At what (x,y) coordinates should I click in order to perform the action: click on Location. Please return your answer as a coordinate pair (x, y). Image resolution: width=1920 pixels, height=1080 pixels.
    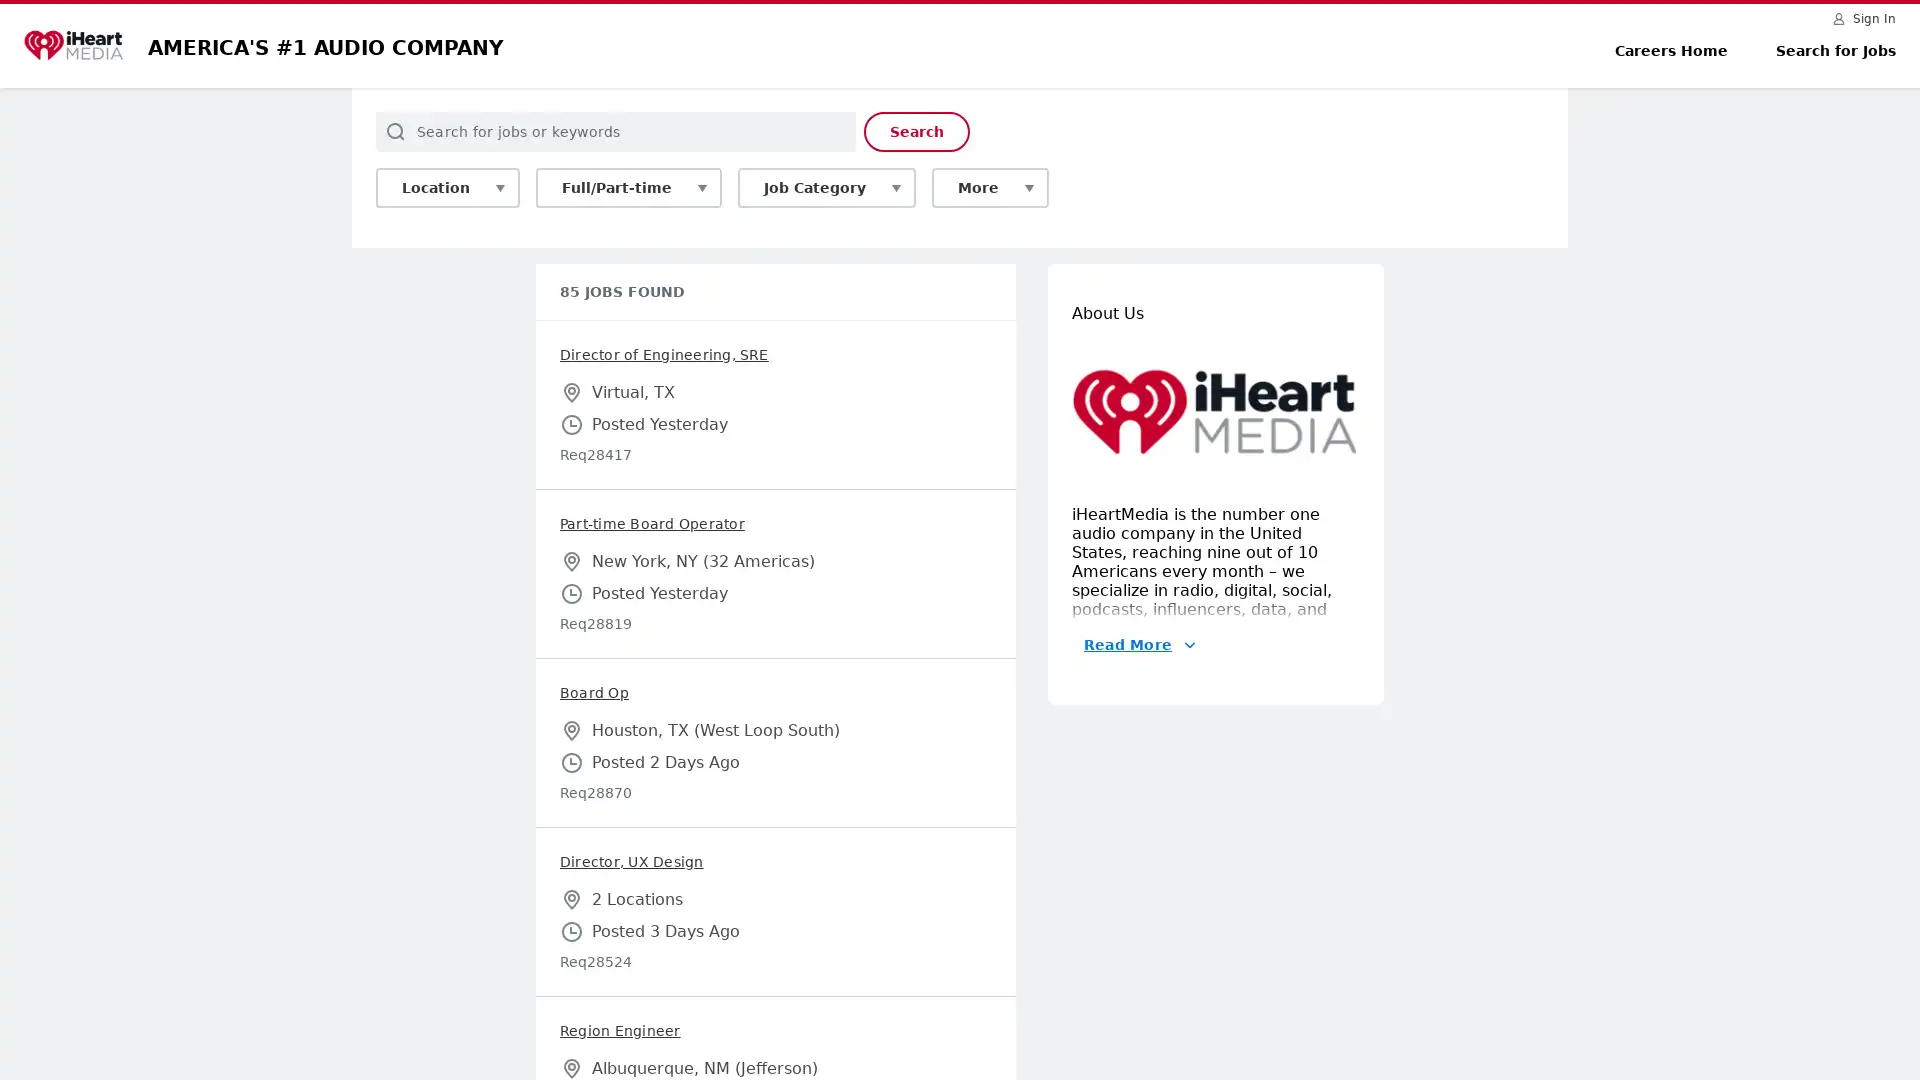
    Looking at the image, I should click on (440, 558).